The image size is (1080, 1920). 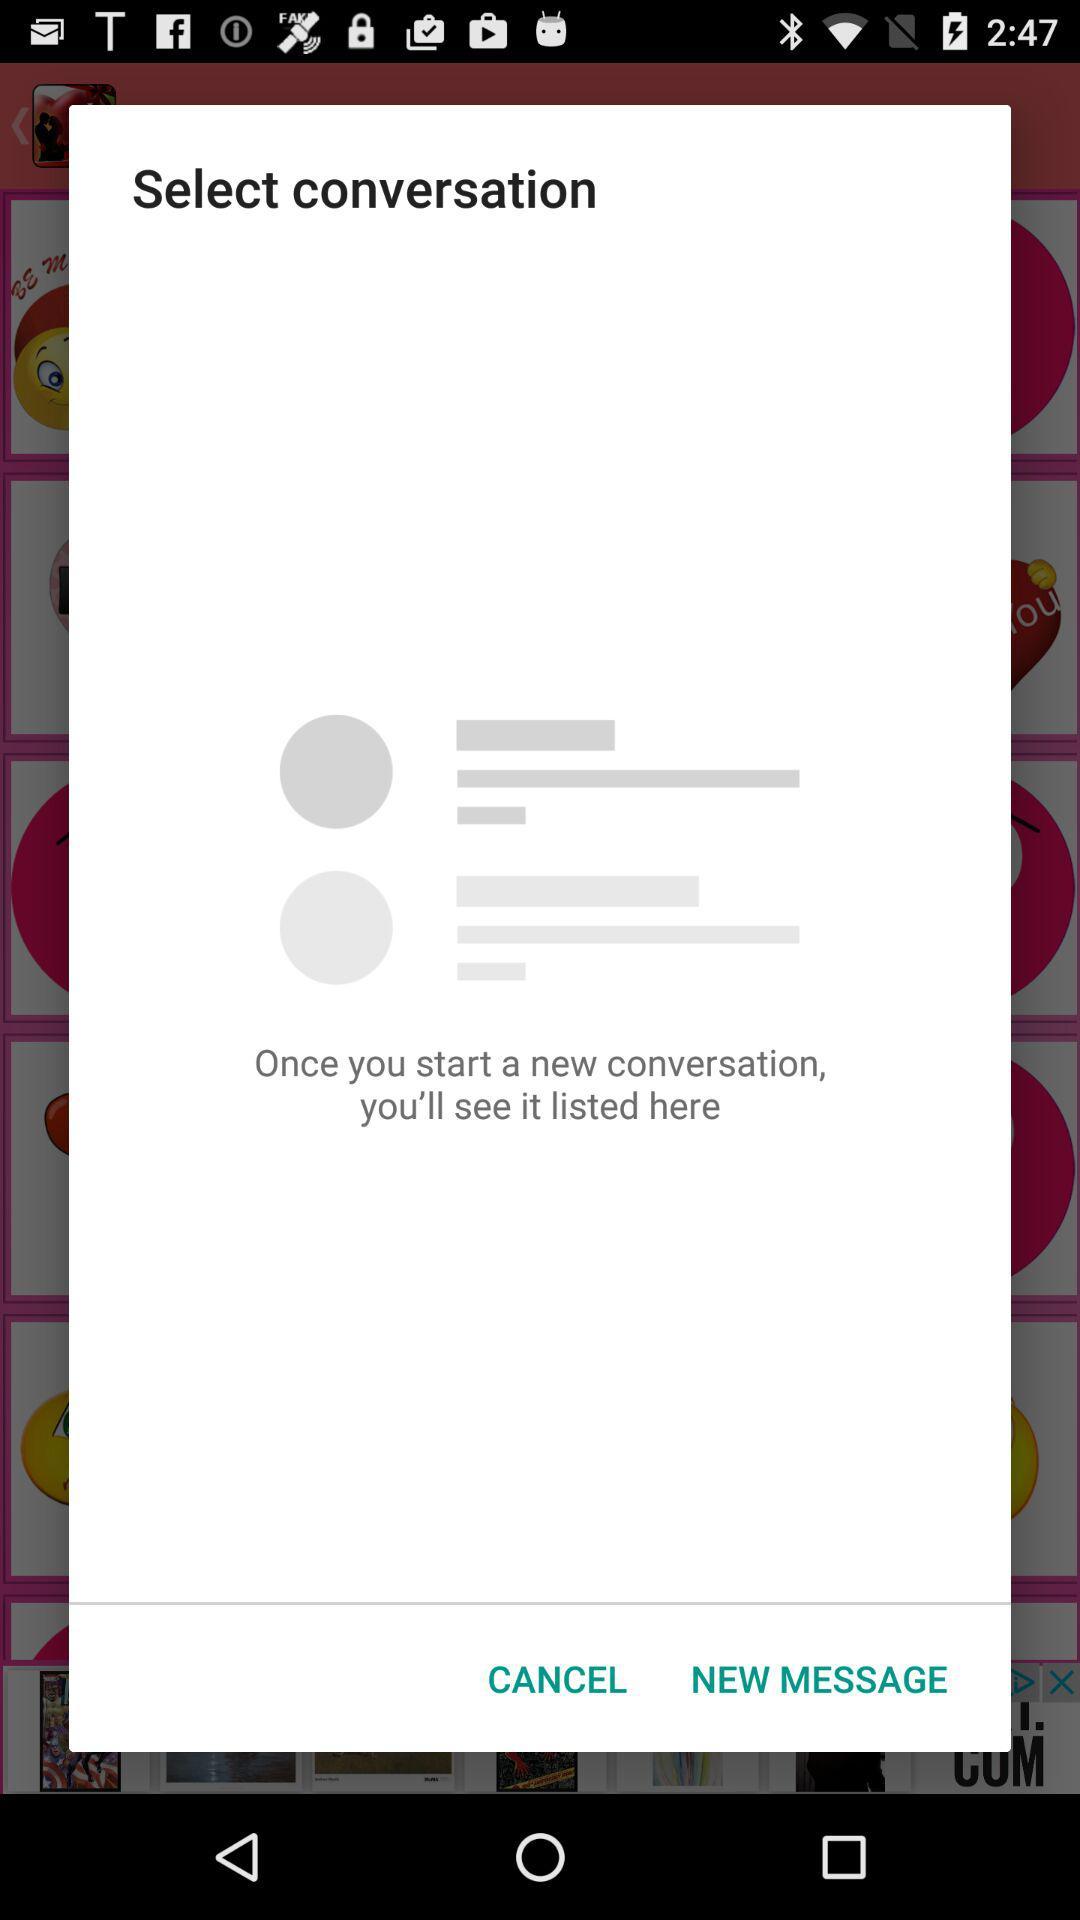 What do you see at coordinates (557, 1678) in the screenshot?
I see `icon to the left of new message button` at bounding box center [557, 1678].